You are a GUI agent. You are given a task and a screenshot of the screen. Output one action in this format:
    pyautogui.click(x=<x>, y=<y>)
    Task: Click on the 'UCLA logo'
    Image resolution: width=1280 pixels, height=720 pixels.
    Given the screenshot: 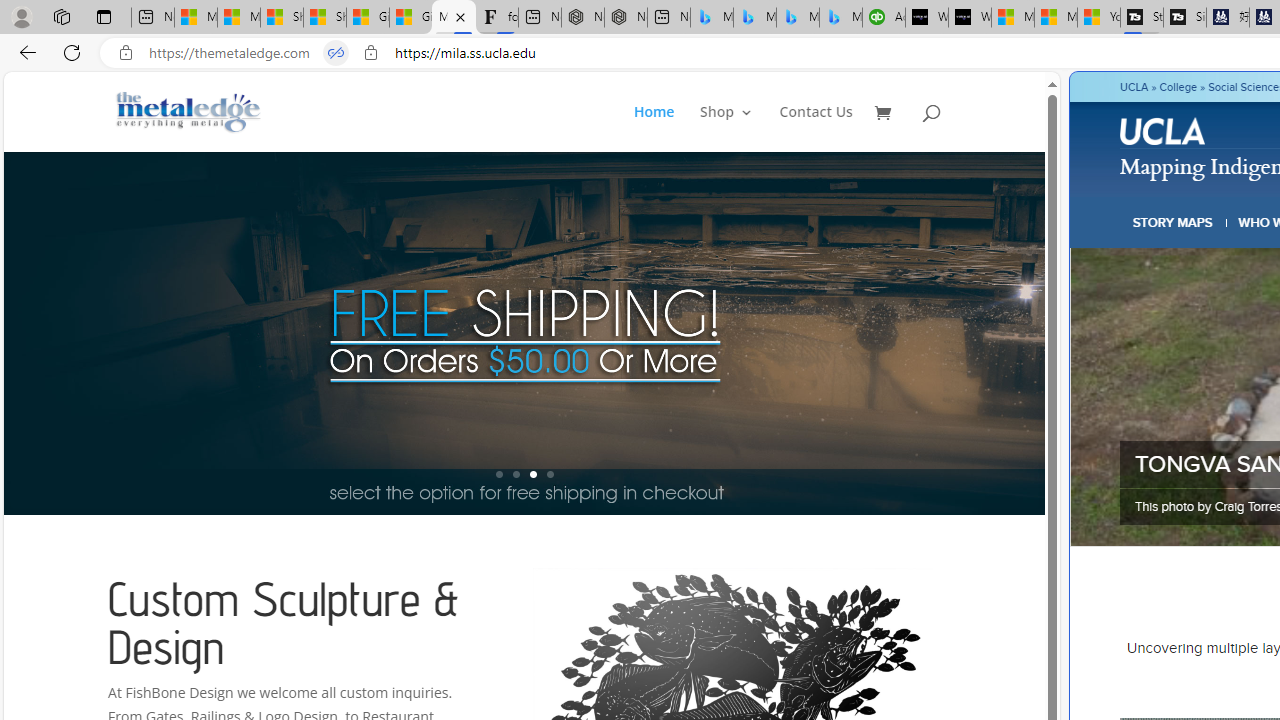 What is the action you would take?
    pyautogui.click(x=1164, y=134)
    